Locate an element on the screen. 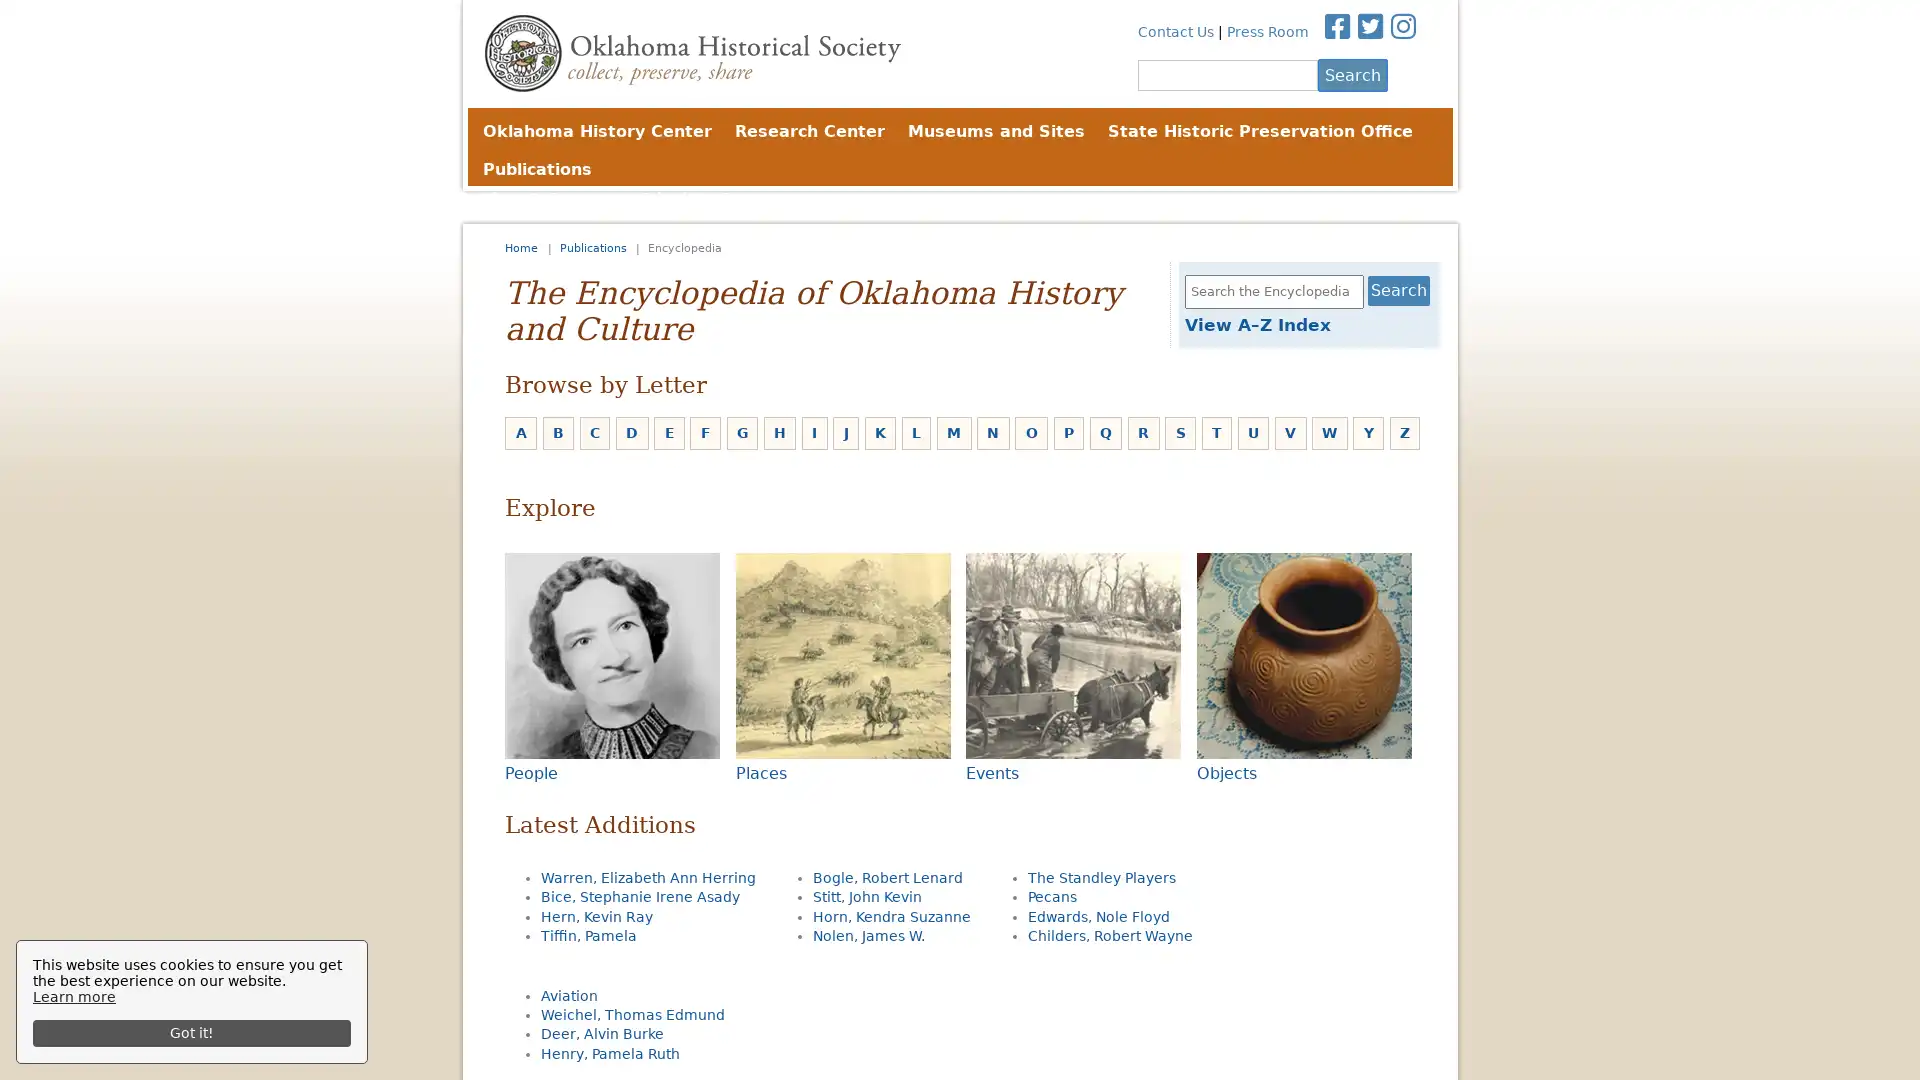  Search is located at coordinates (1352, 73).